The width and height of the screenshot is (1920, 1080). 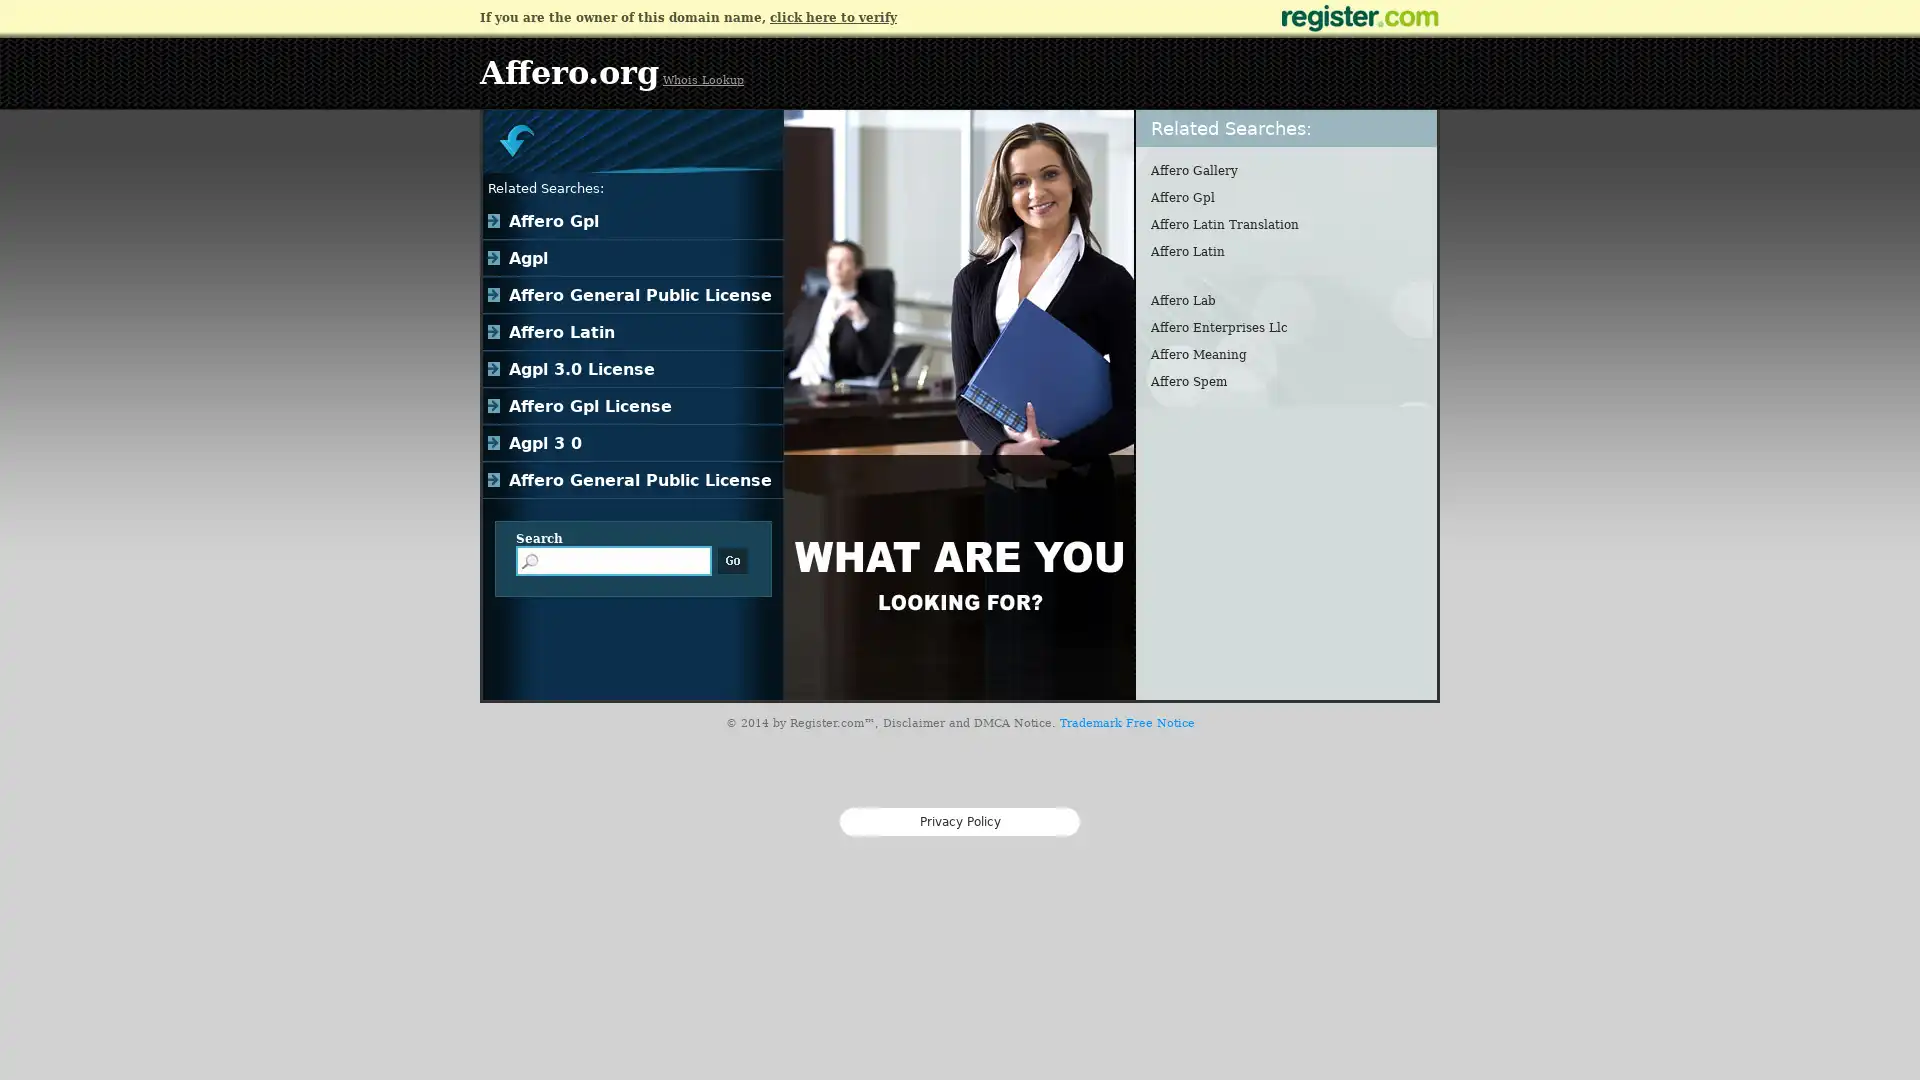 What do you see at coordinates (732, 560) in the screenshot?
I see `Go` at bounding box center [732, 560].